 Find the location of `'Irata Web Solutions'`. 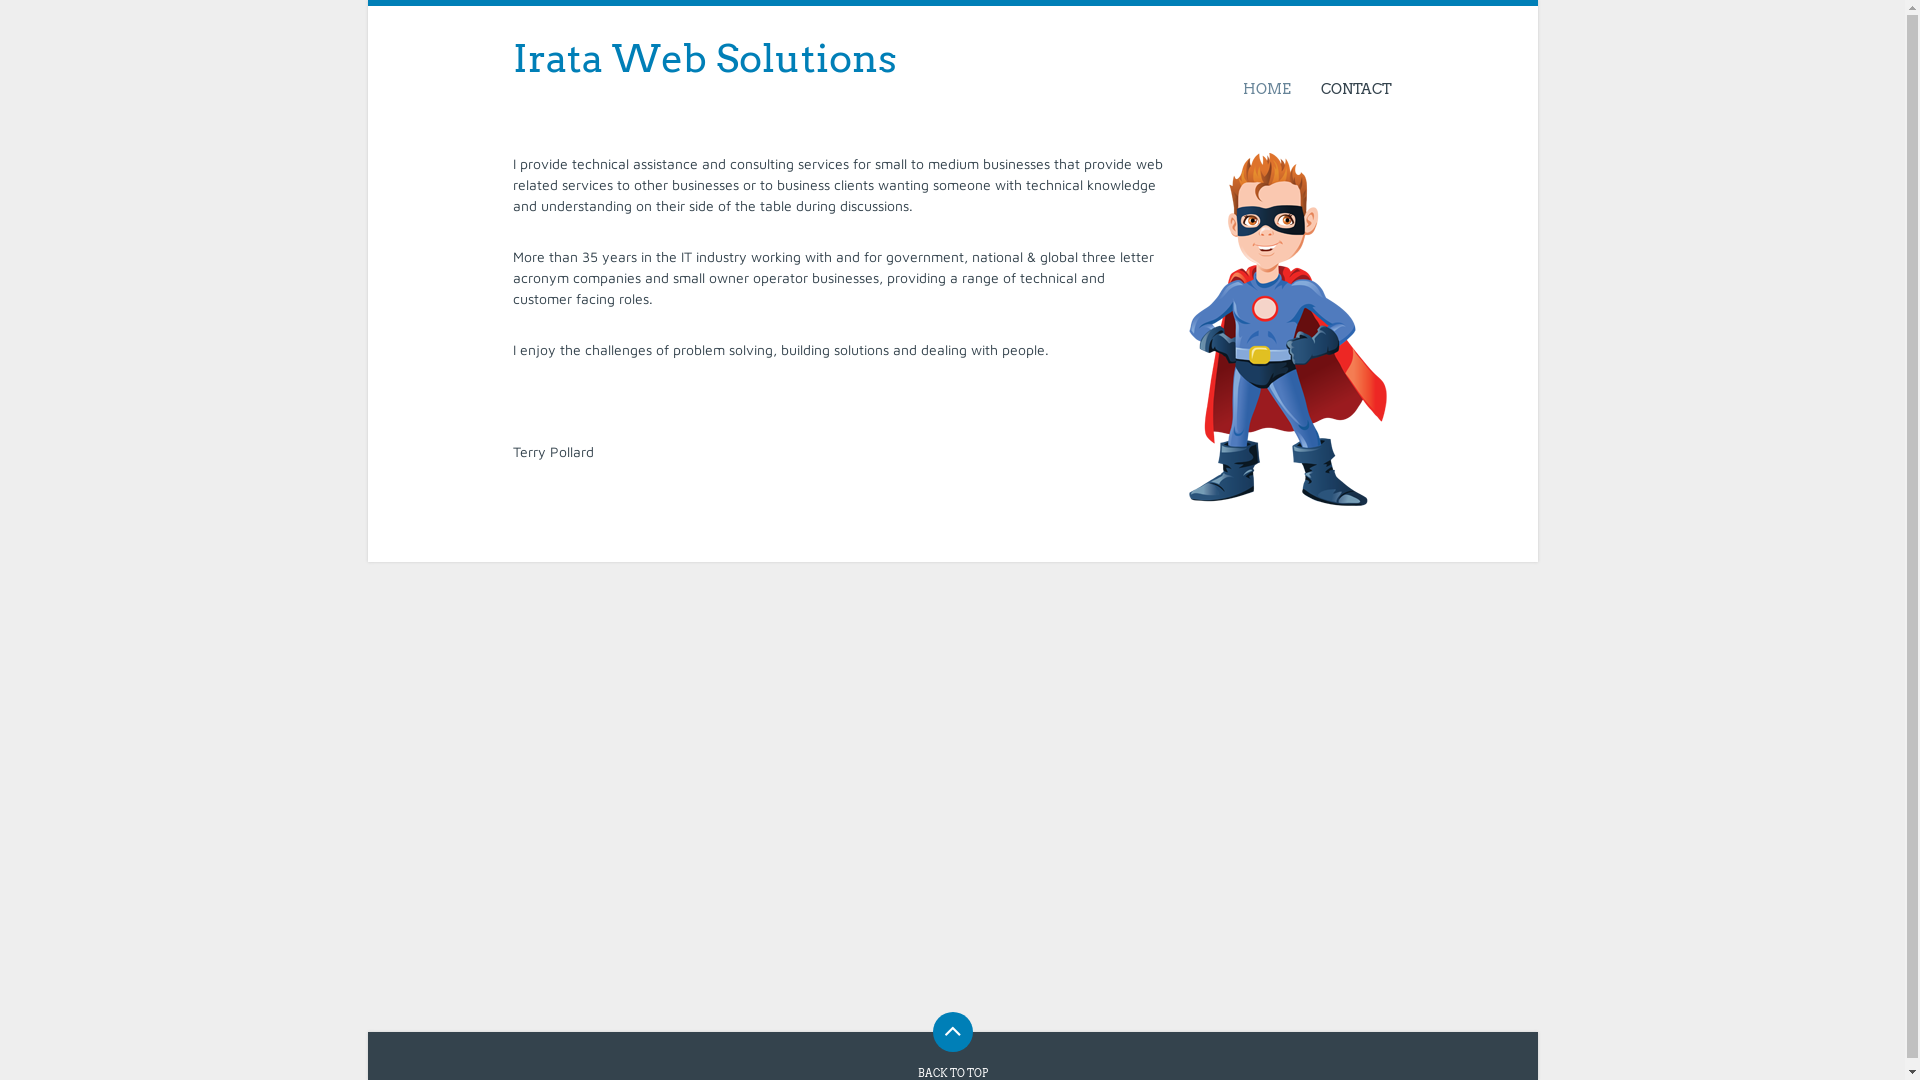

'Irata Web Solutions' is located at coordinates (704, 57).